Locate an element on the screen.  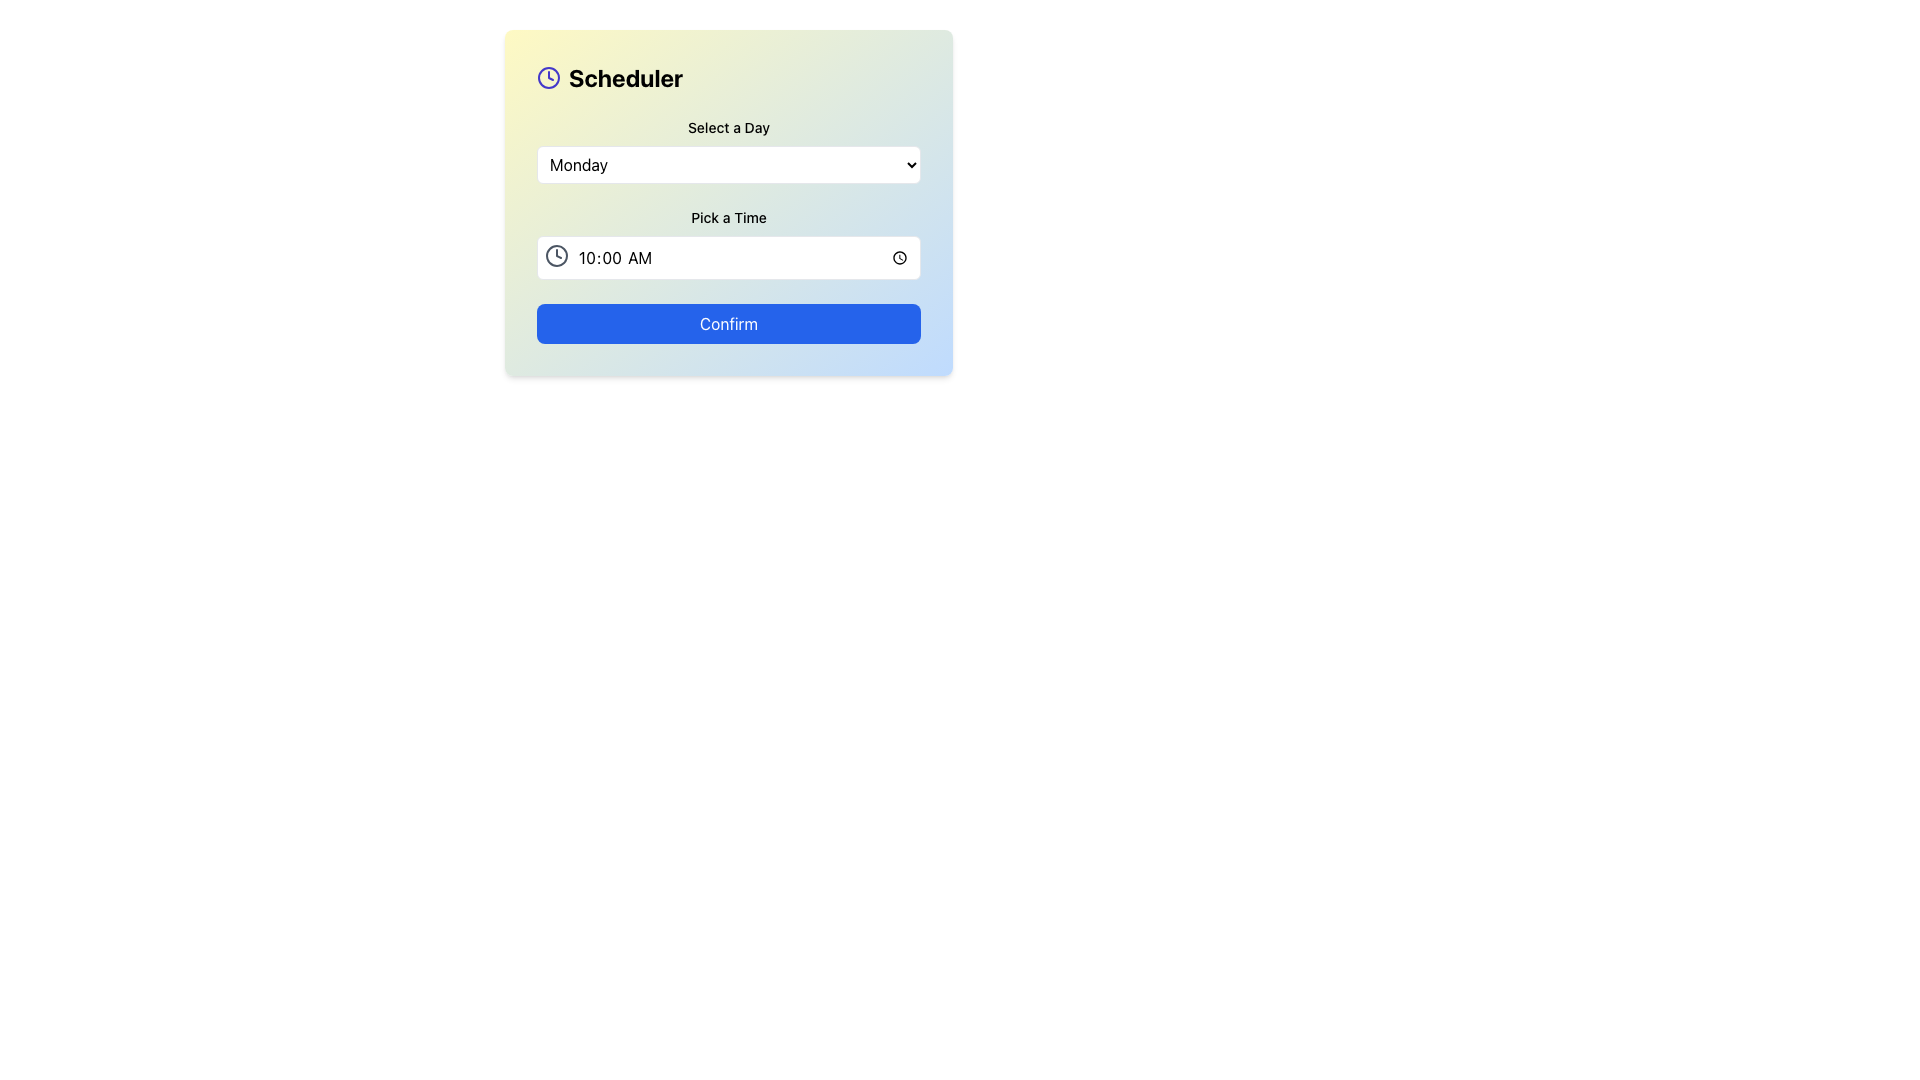
the text label that reads 'Select a Day', positioned above the dropdown menu for selecting days of the week is located at coordinates (728, 127).